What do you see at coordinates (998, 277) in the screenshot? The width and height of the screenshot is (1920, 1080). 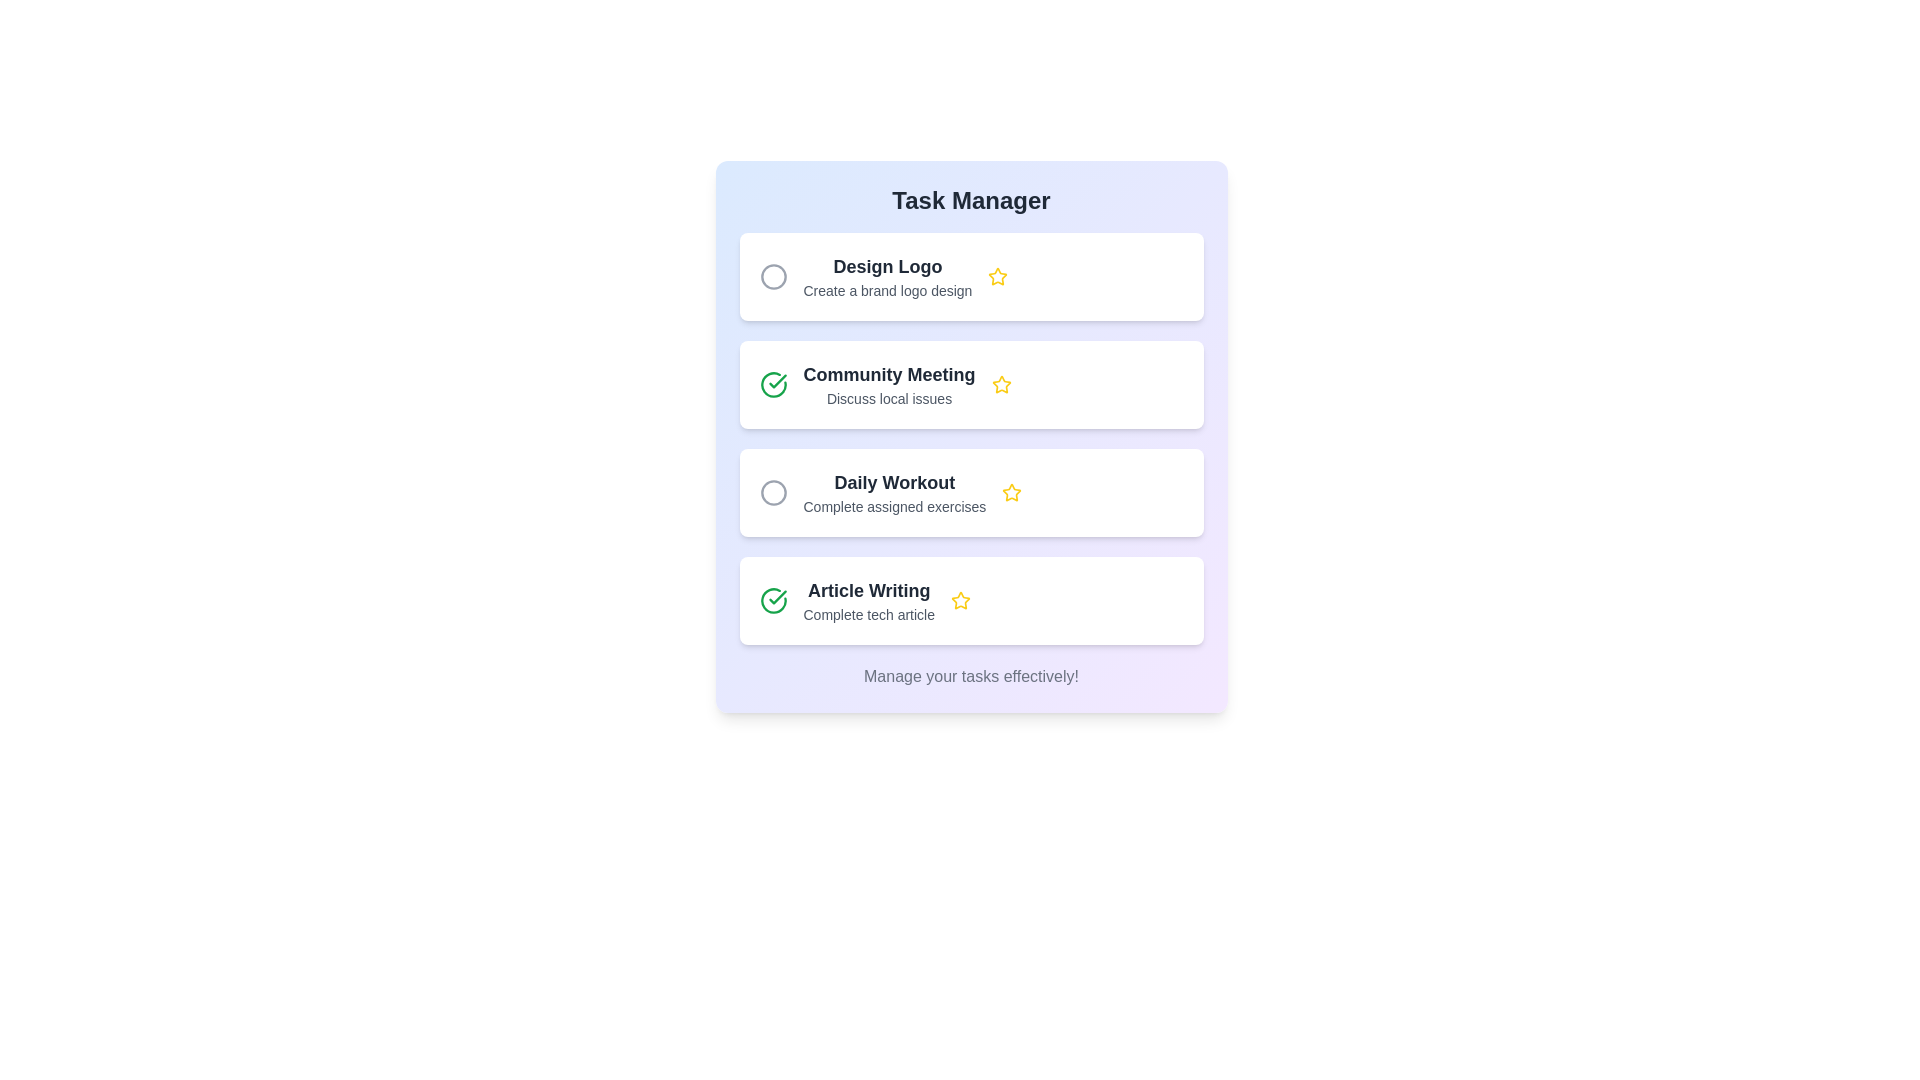 I see `the star icon next to the task Design Logo` at bounding box center [998, 277].